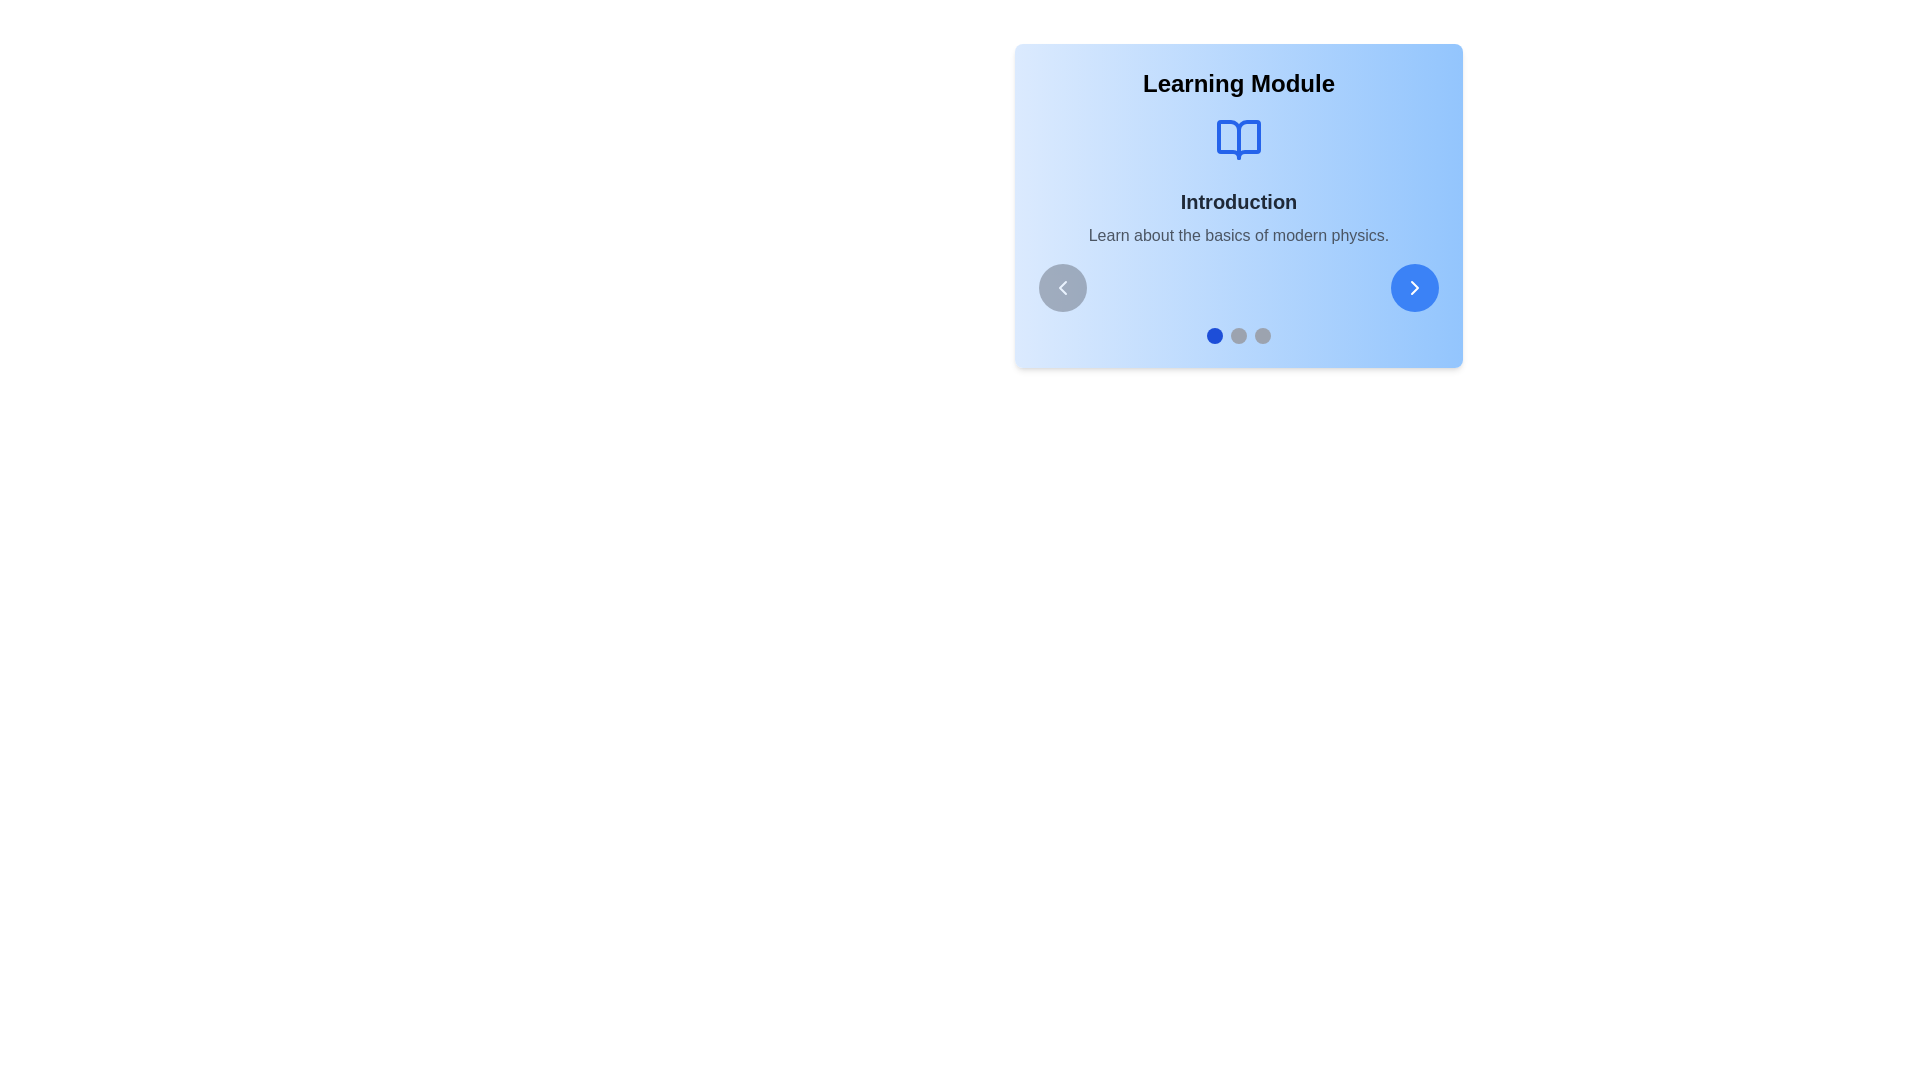 Image resolution: width=1920 pixels, height=1080 pixels. I want to click on the second circular progress indicator in the navigation sequence to interact with it, if it is active, so click(1237, 334).